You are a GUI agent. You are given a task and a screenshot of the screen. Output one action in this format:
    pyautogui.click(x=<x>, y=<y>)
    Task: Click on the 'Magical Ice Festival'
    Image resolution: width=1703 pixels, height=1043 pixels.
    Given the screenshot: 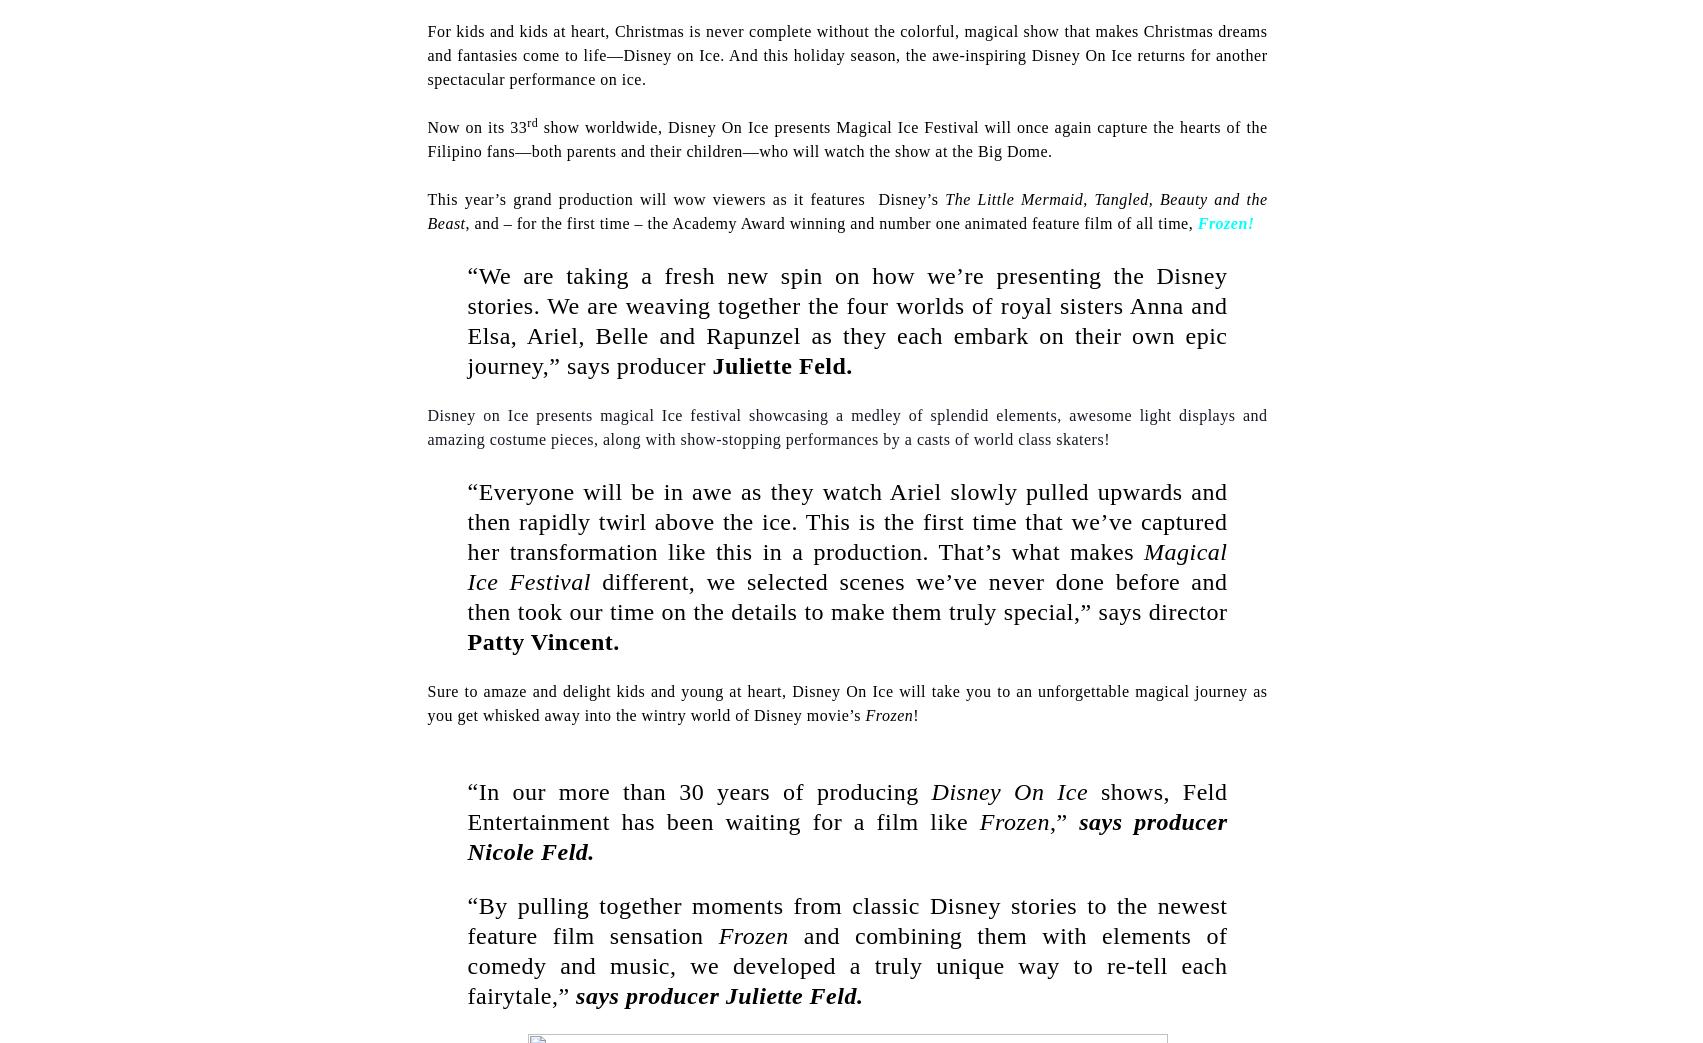 What is the action you would take?
    pyautogui.click(x=847, y=566)
    